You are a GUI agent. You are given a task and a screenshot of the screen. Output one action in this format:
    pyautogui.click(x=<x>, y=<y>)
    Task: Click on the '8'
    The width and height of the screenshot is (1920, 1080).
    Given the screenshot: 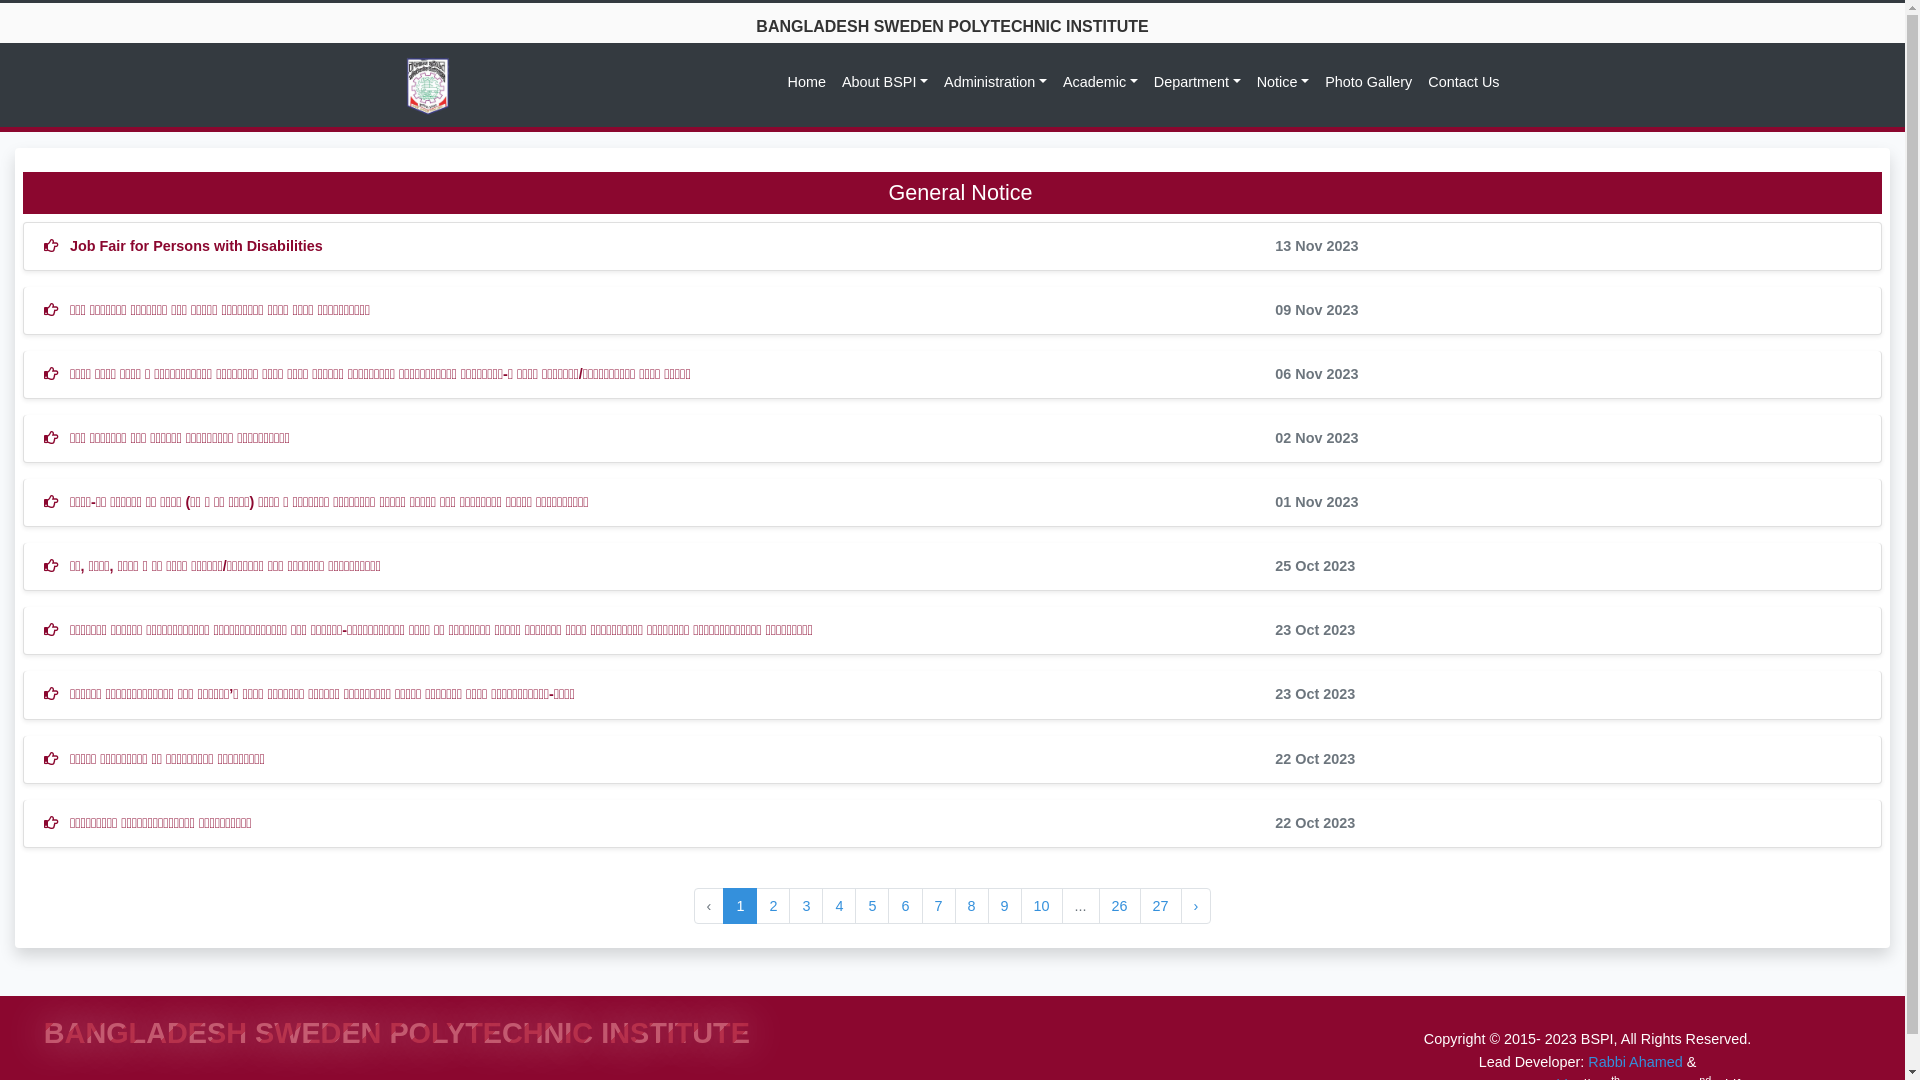 What is the action you would take?
    pyautogui.click(x=954, y=906)
    